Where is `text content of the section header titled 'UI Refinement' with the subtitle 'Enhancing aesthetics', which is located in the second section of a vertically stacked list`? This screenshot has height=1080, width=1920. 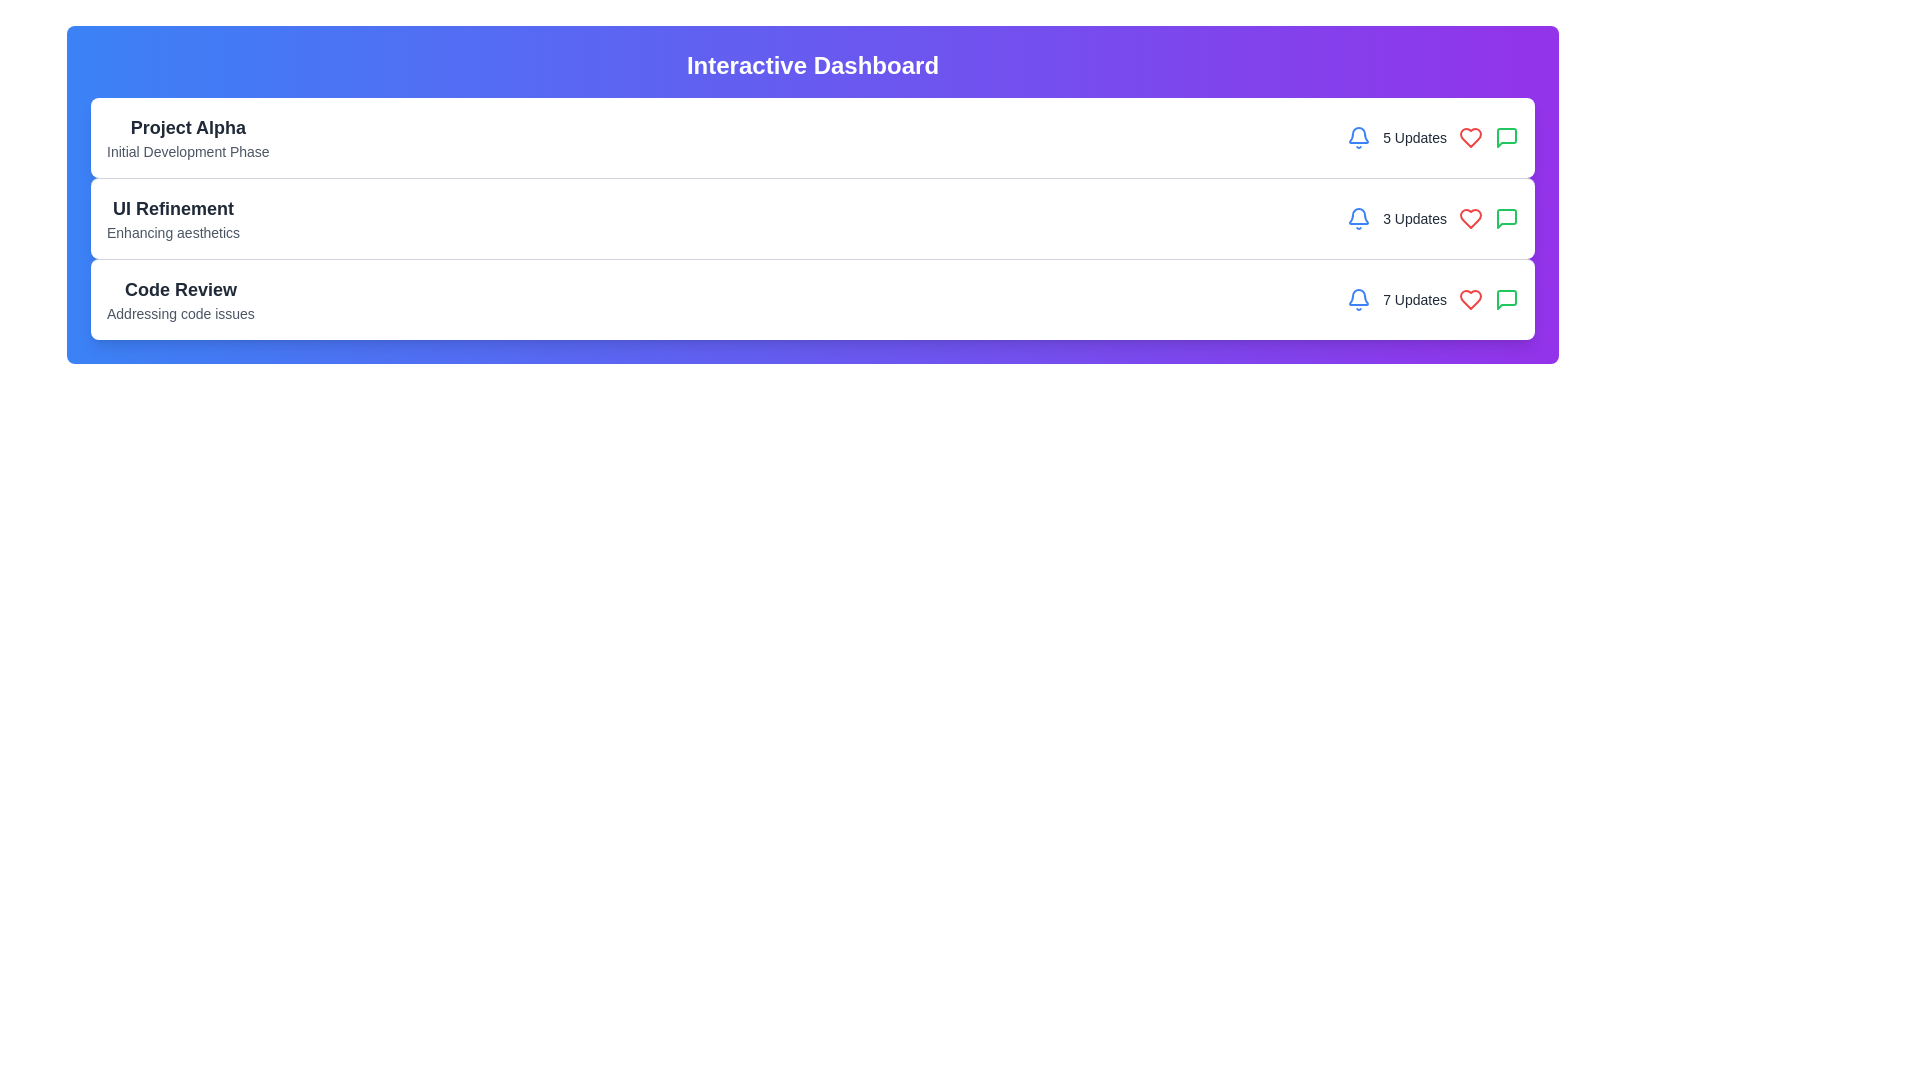 text content of the section header titled 'UI Refinement' with the subtitle 'Enhancing aesthetics', which is located in the second section of a vertically stacked list is located at coordinates (173, 219).